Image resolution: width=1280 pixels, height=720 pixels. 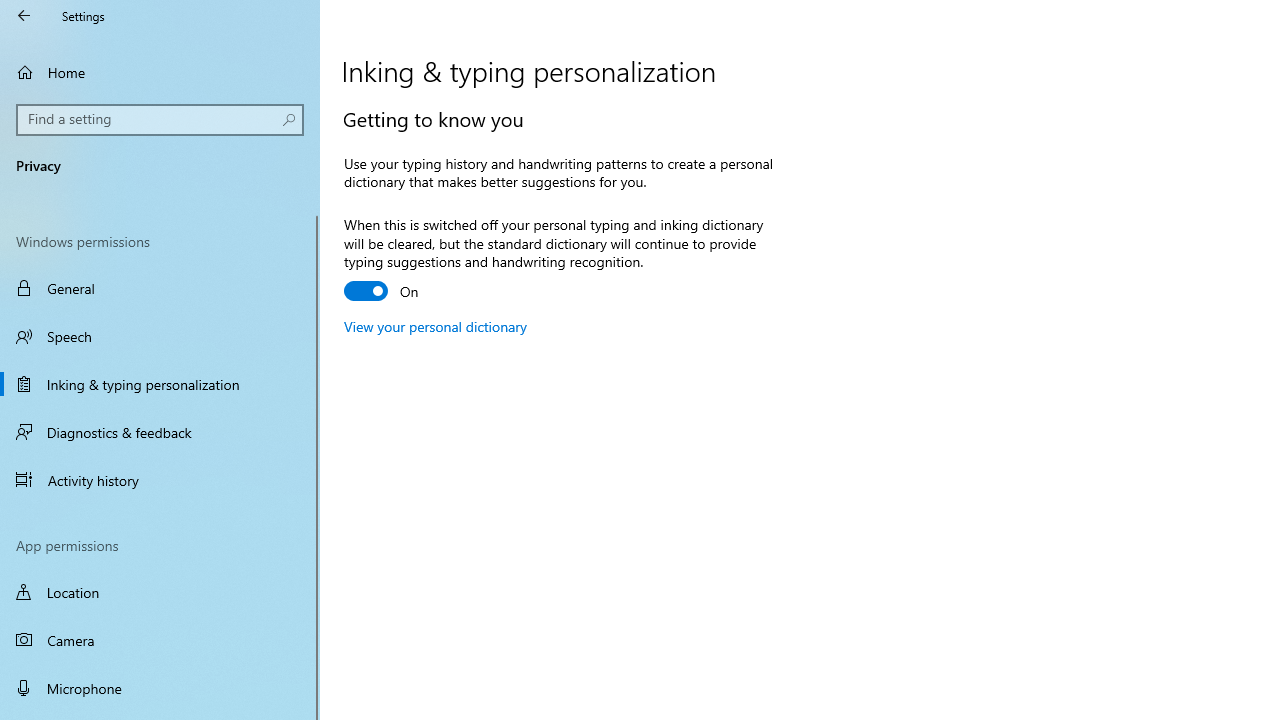 What do you see at coordinates (160, 431) in the screenshot?
I see `'Diagnostics & feedback'` at bounding box center [160, 431].